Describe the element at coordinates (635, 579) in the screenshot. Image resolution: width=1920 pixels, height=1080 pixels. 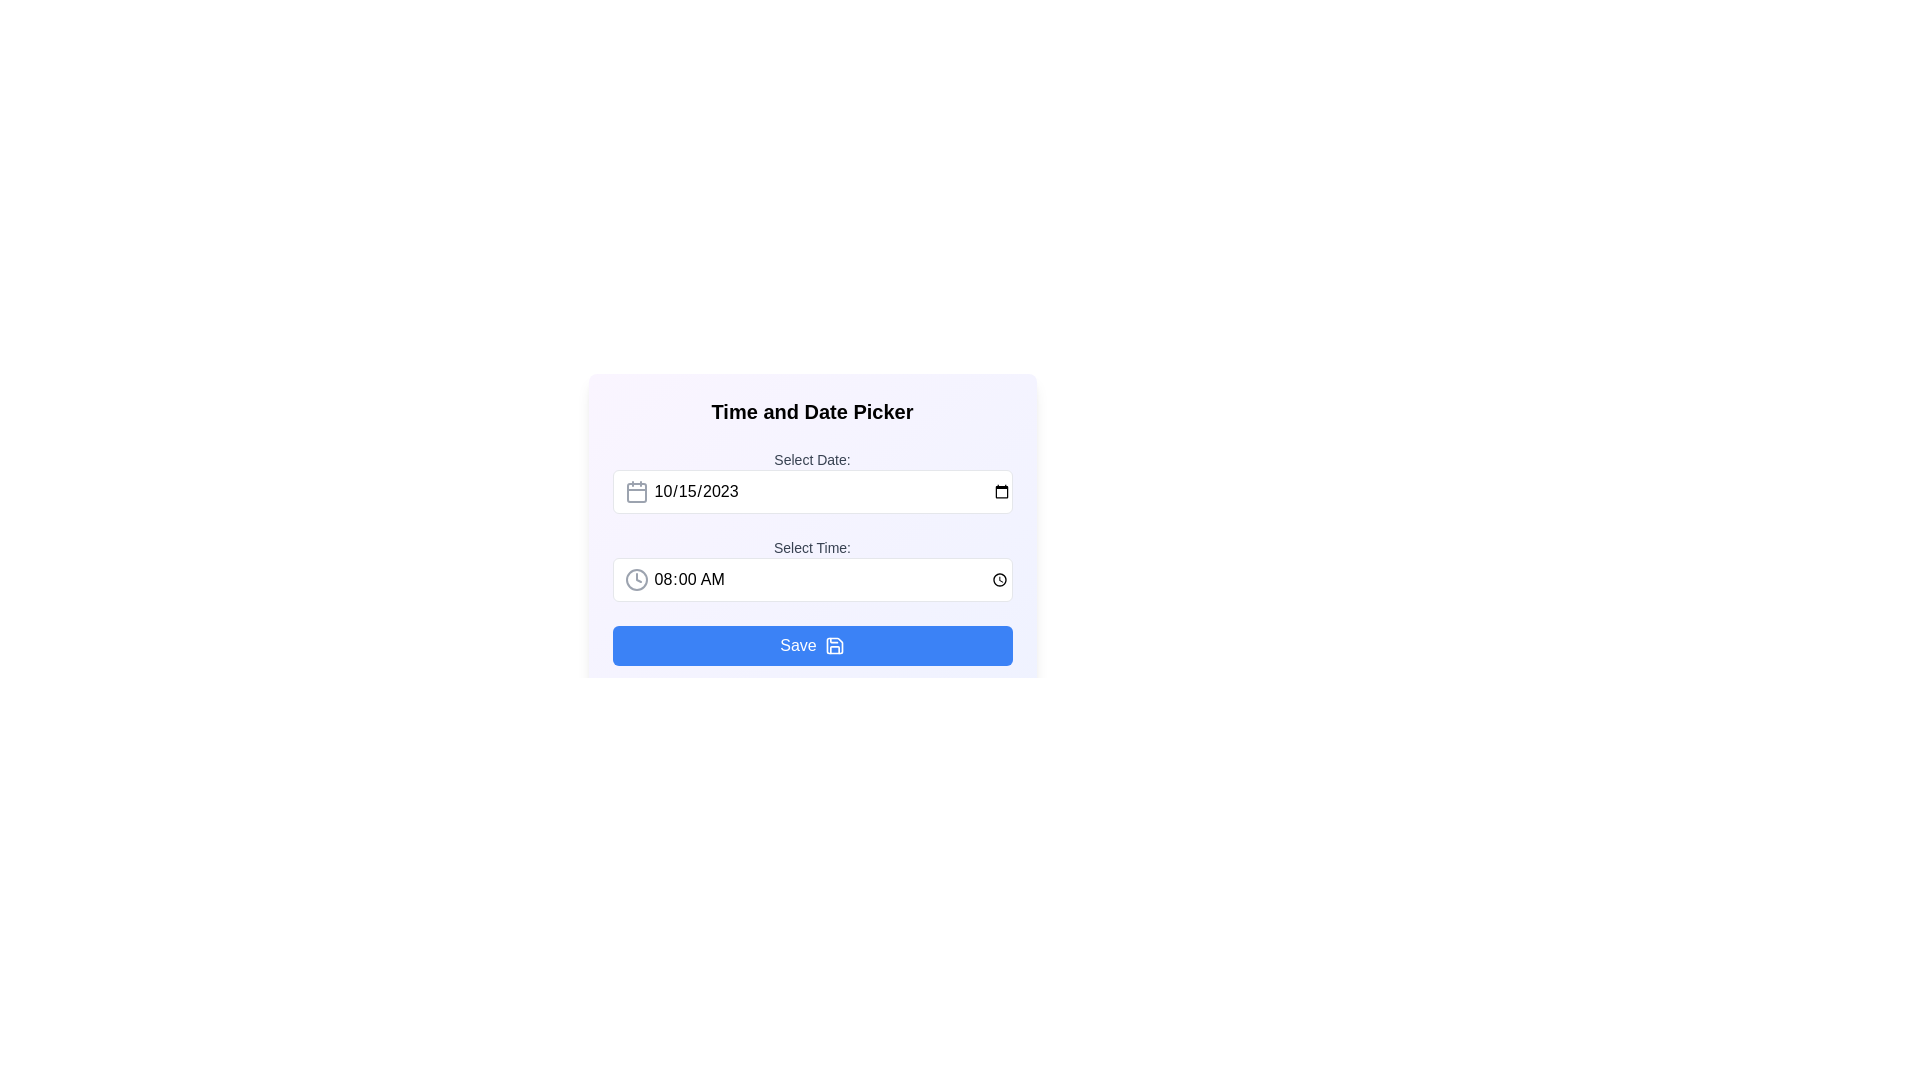
I see `the SVG circle shape that serves as the background of the clock icon, located within the 'Select Time' section under the 'Time and Date Picker' title` at that location.